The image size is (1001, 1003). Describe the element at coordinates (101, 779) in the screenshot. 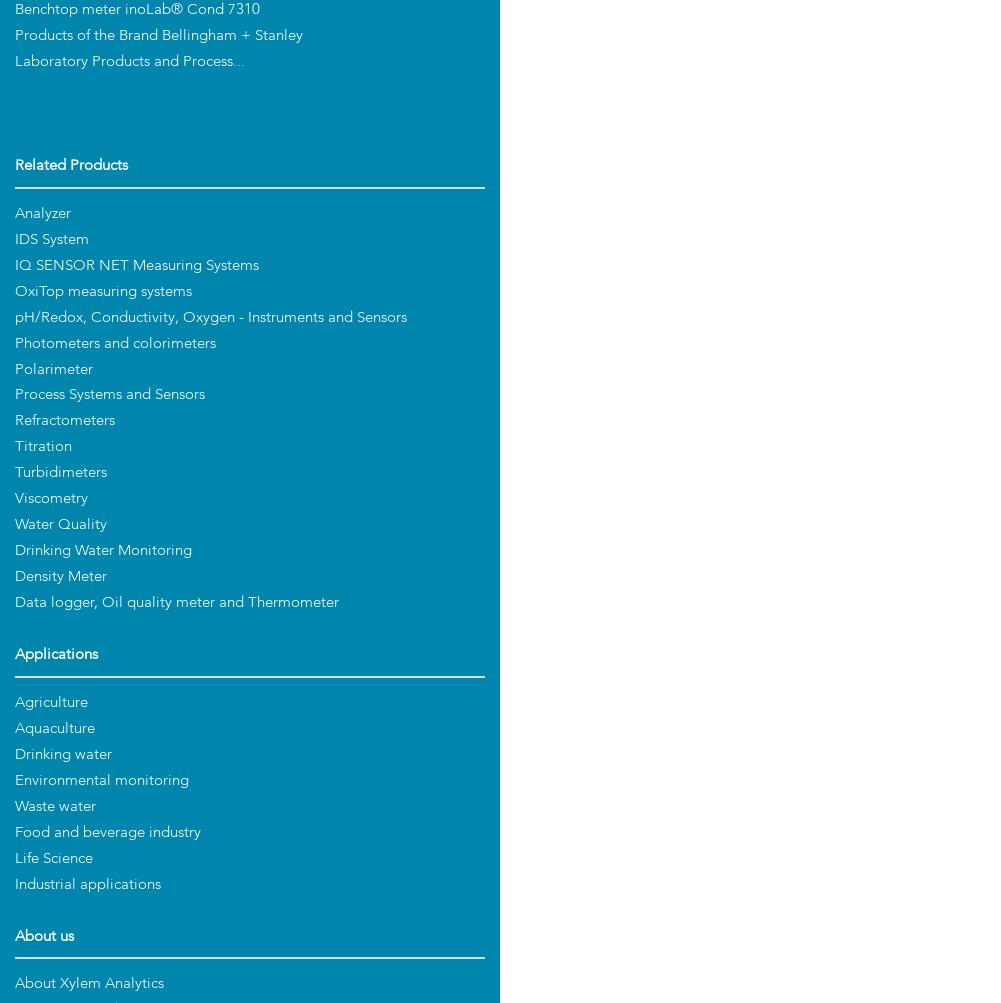

I see `'Environmental monitoring'` at that location.